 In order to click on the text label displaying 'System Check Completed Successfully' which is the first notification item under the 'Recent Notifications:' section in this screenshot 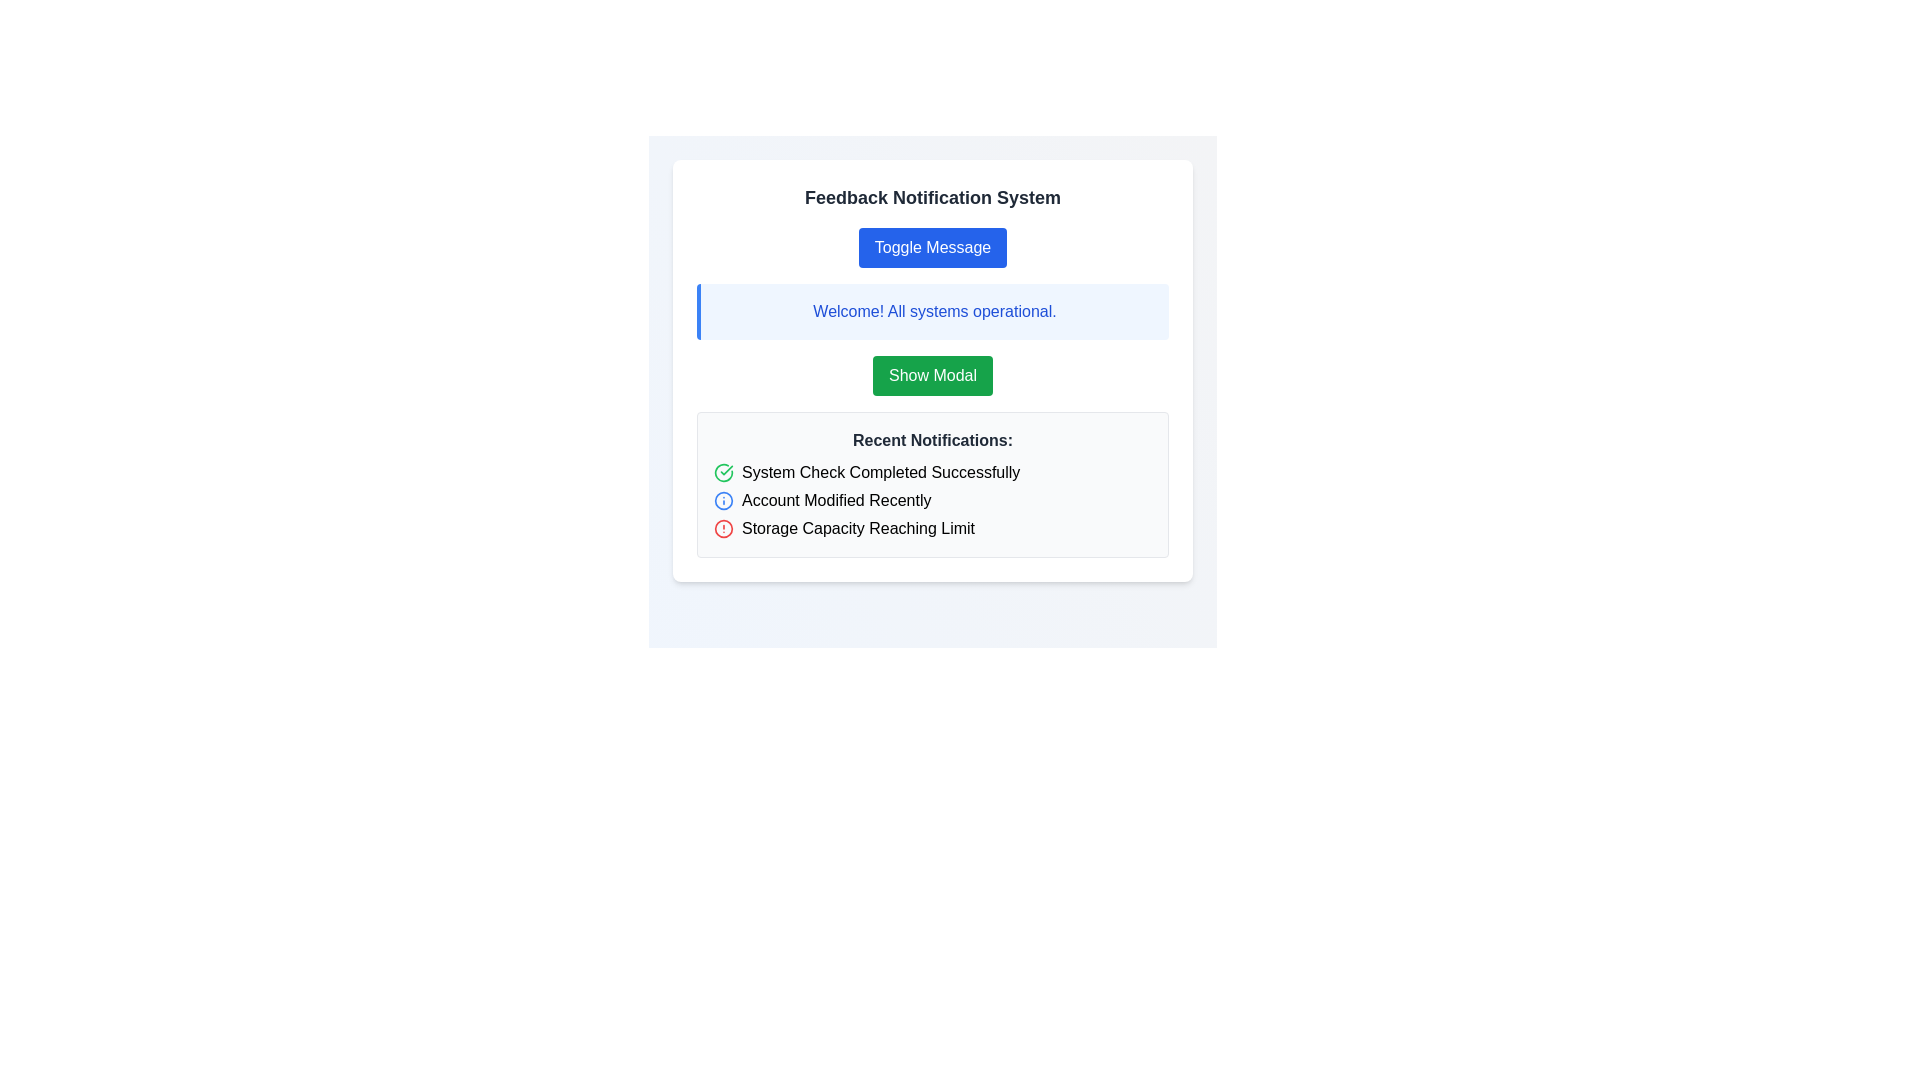, I will do `click(880, 473)`.